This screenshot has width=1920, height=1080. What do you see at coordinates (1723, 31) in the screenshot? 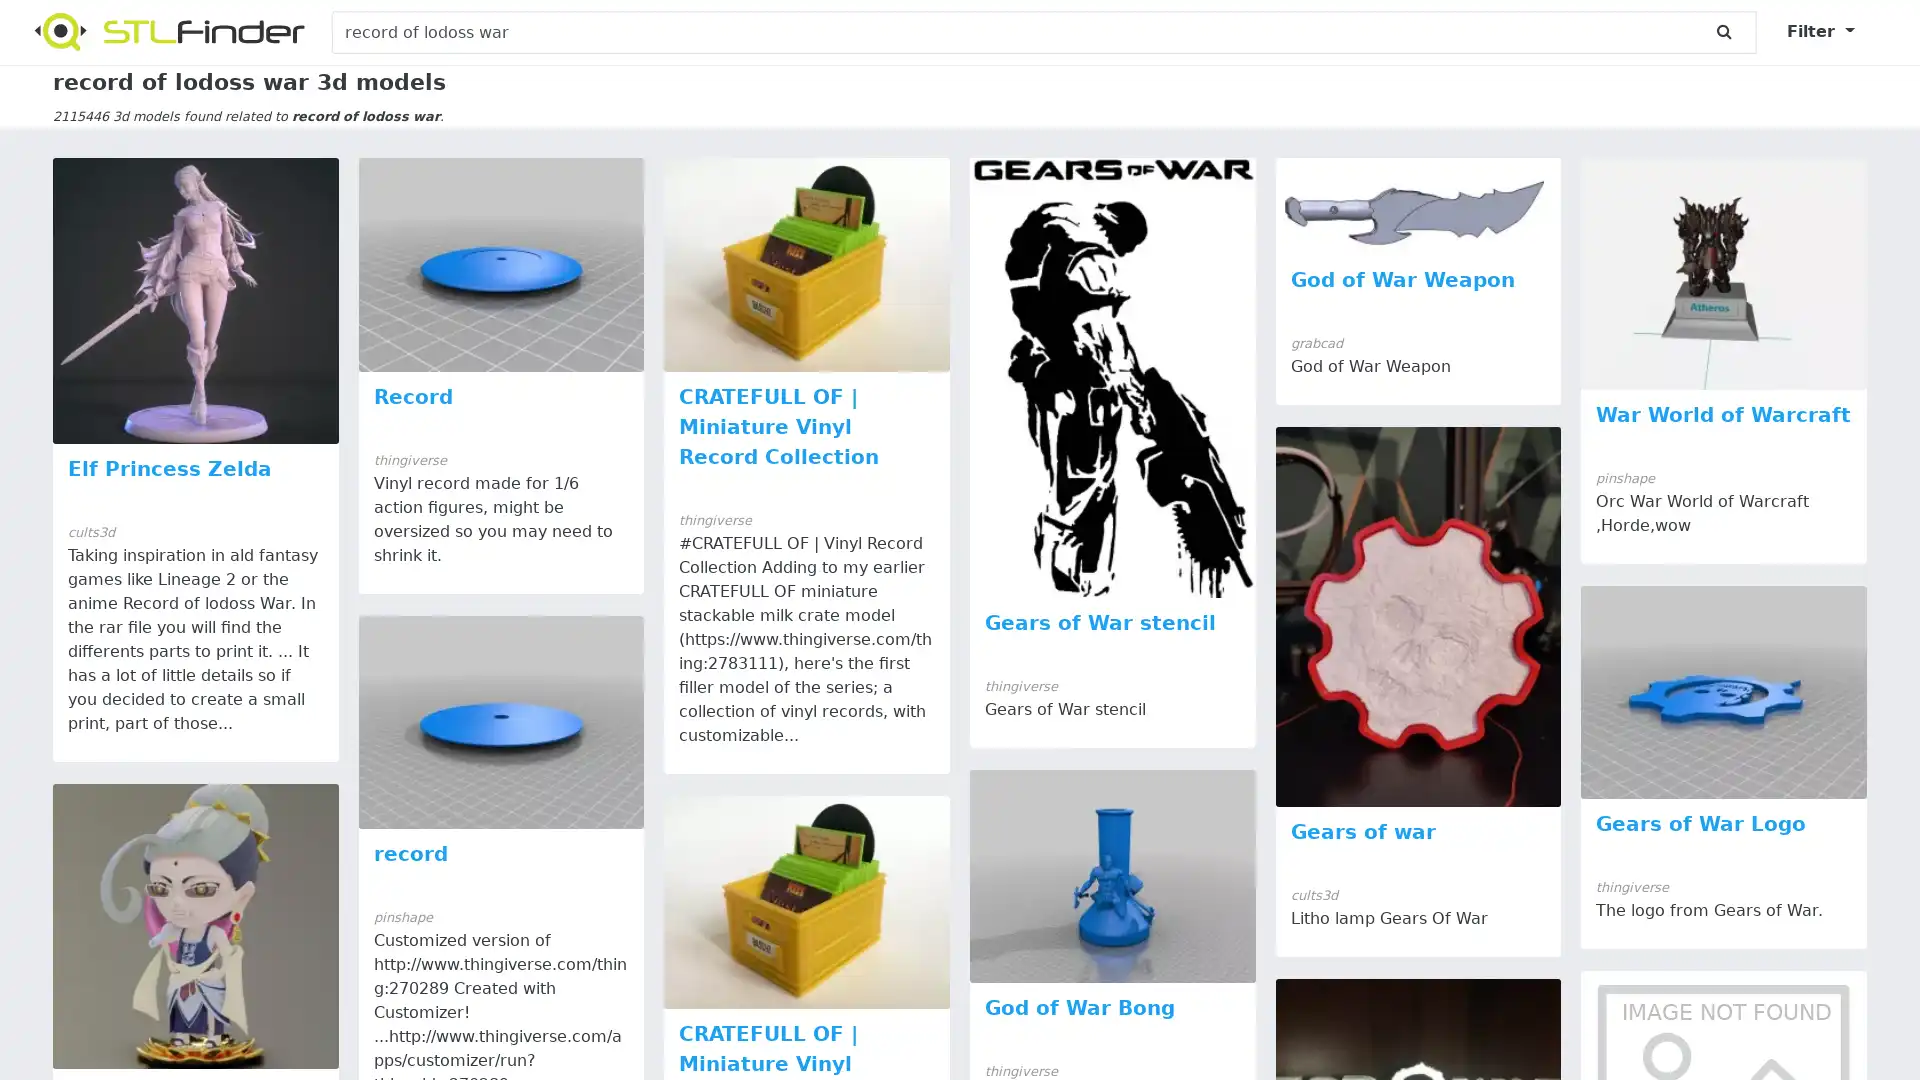
I see `submit` at bounding box center [1723, 31].